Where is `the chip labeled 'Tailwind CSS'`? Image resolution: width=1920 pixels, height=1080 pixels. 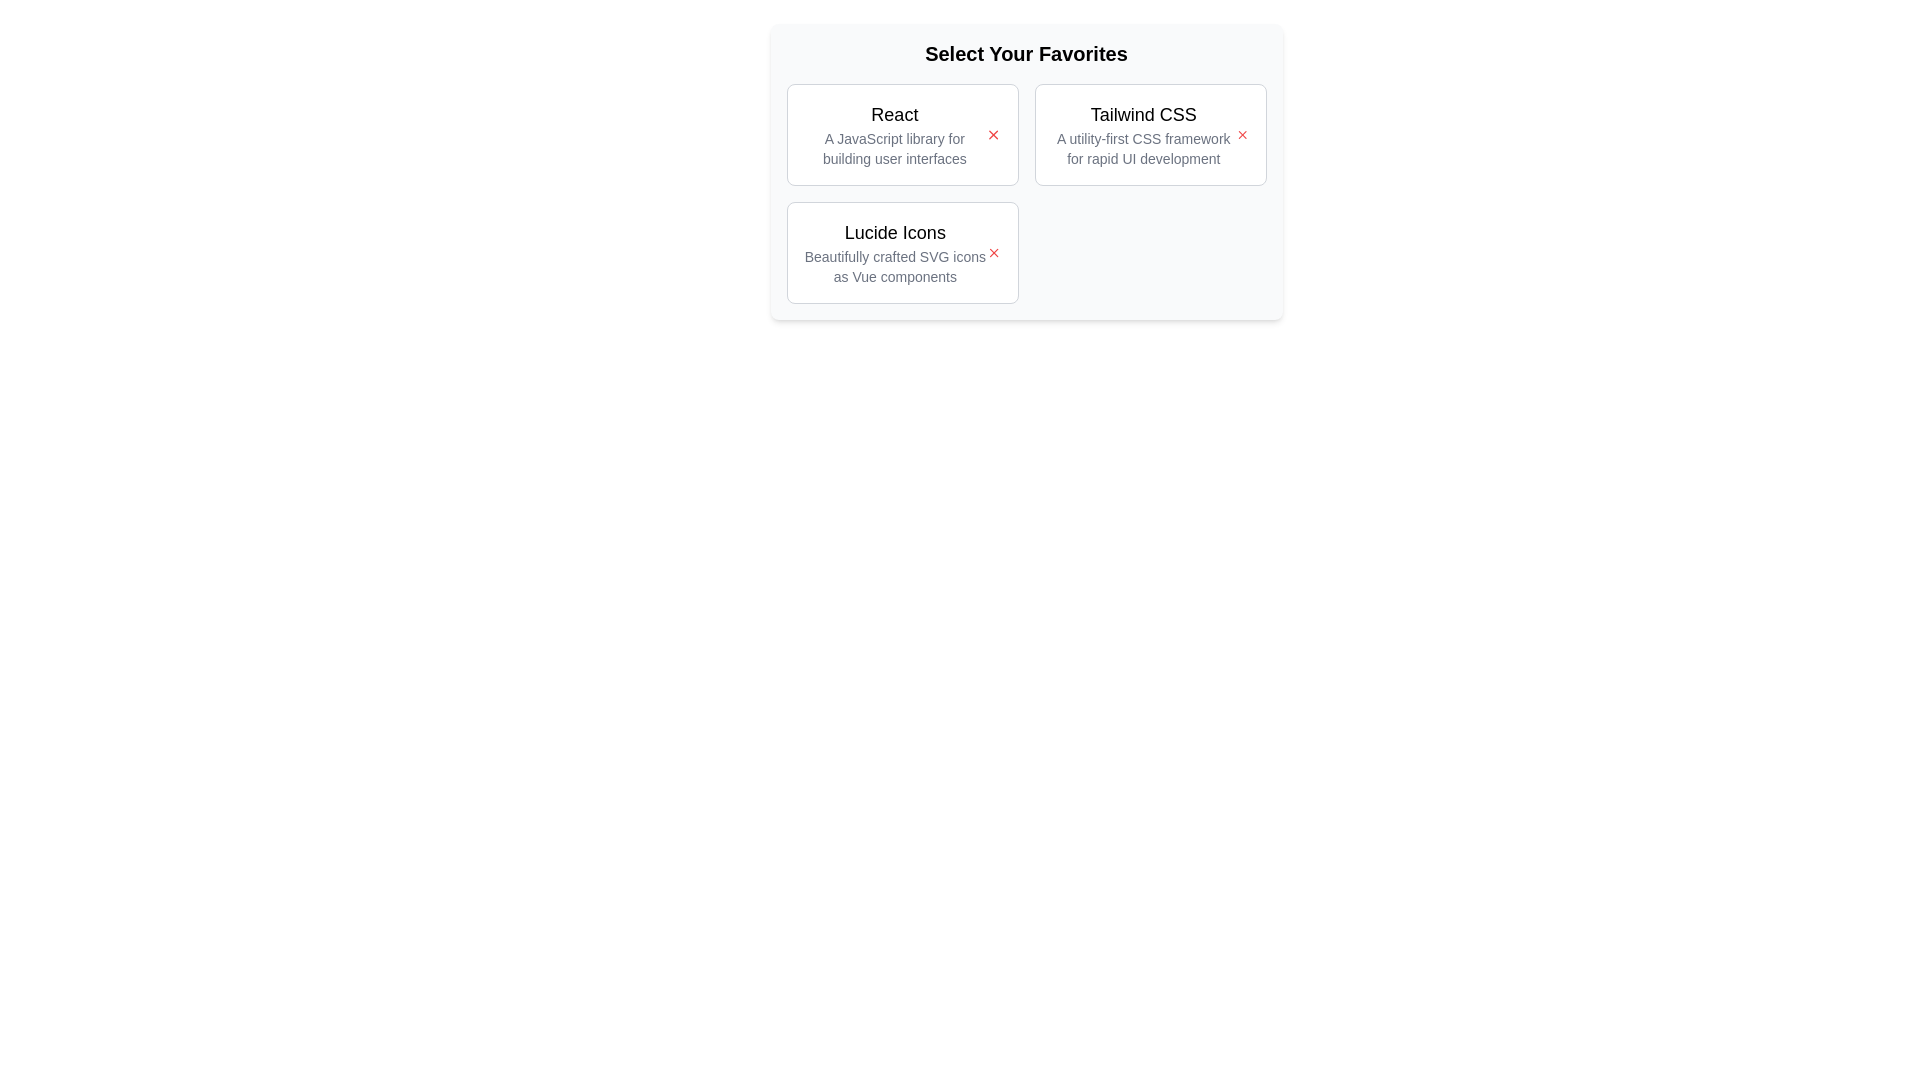 the chip labeled 'Tailwind CSS' is located at coordinates (1150, 135).